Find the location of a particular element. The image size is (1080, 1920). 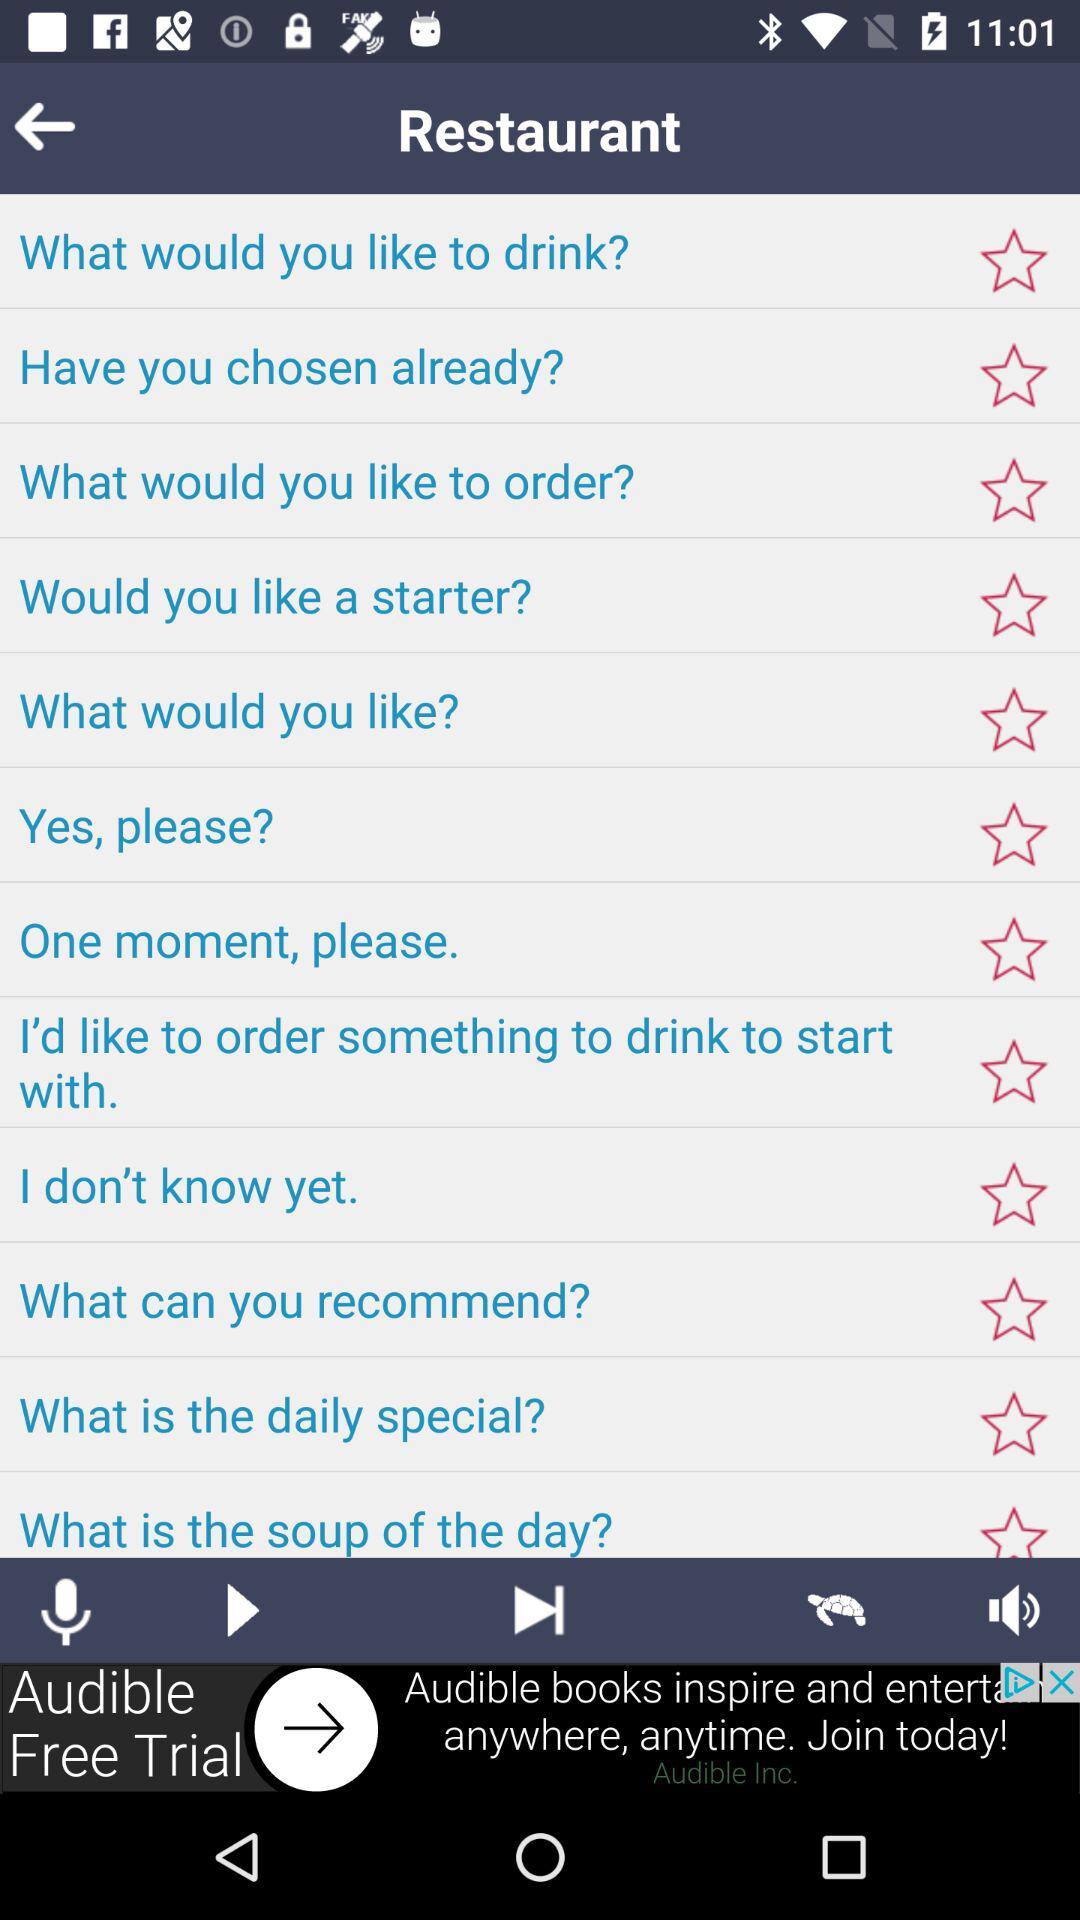

the volume icon is located at coordinates (1014, 1610).